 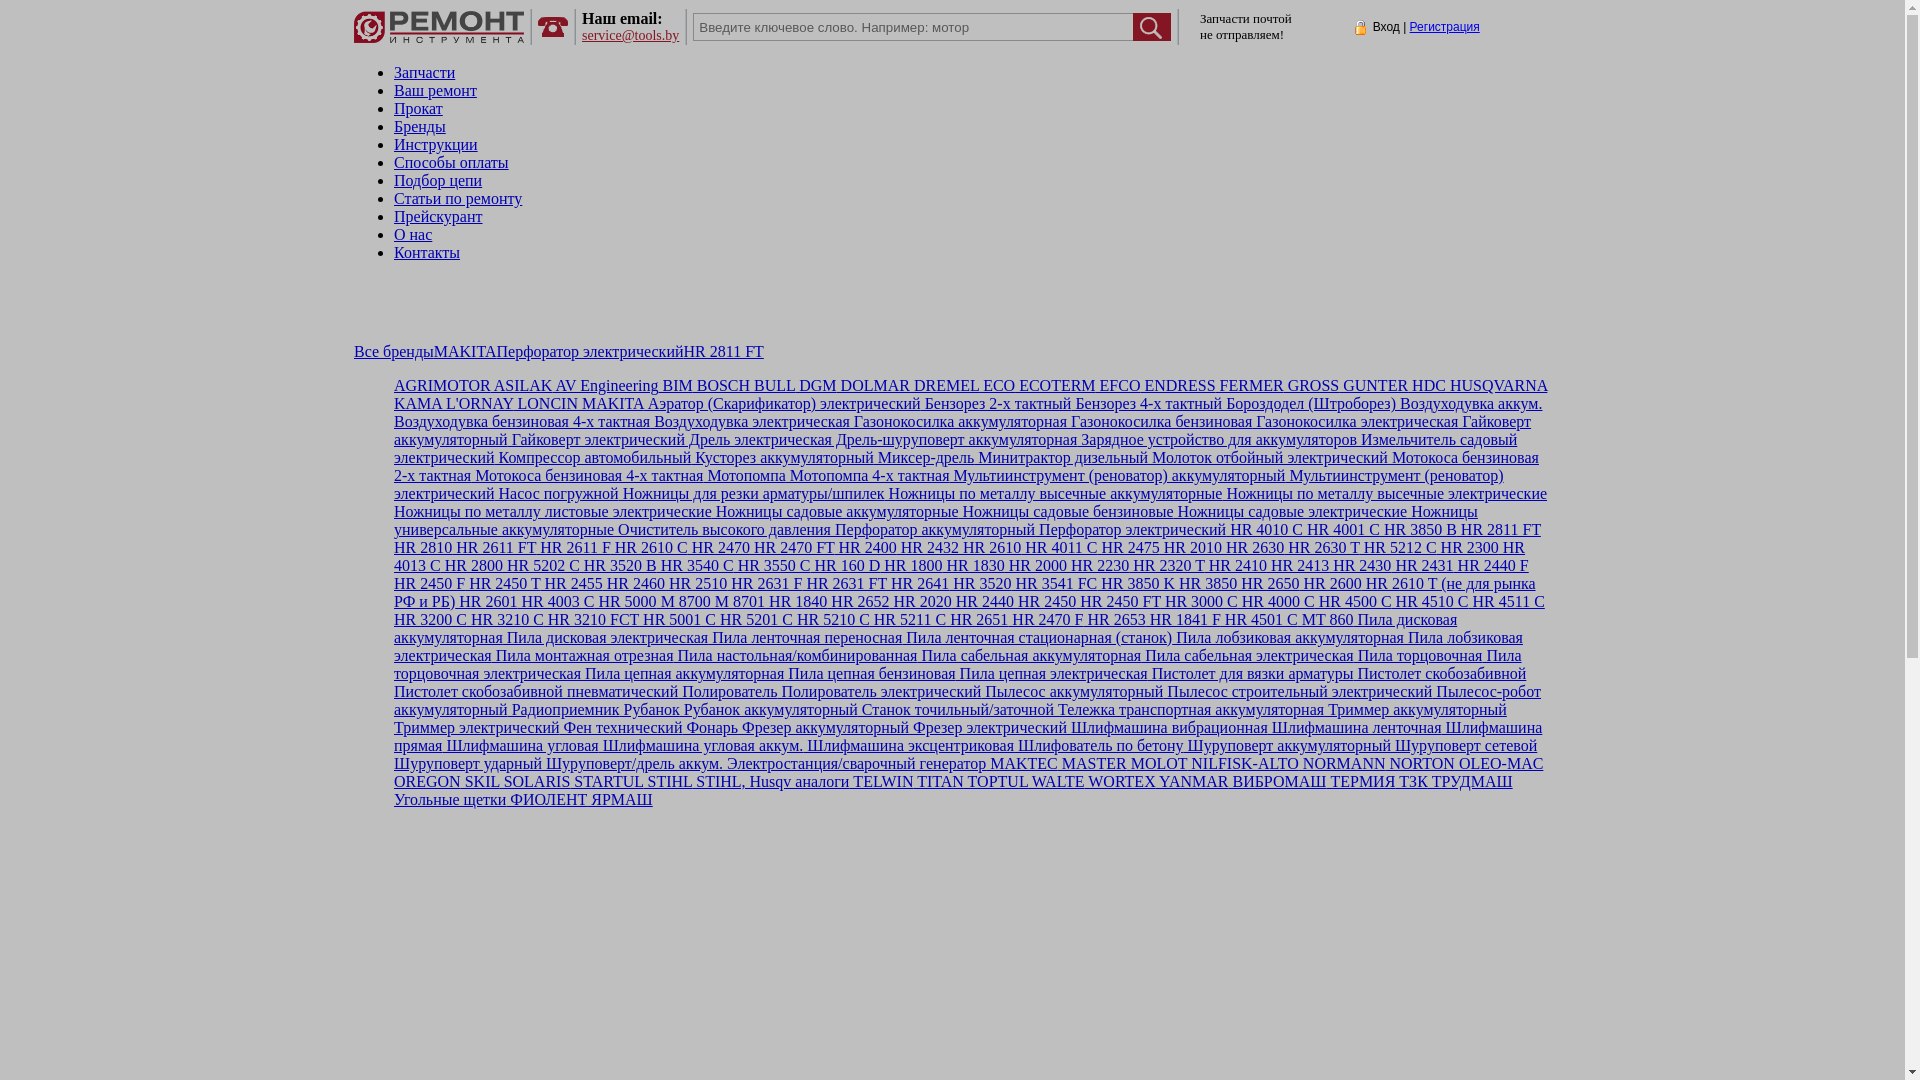 What do you see at coordinates (719, 547) in the screenshot?
I see `'HR 2470'` at bounding box center [719, 547].